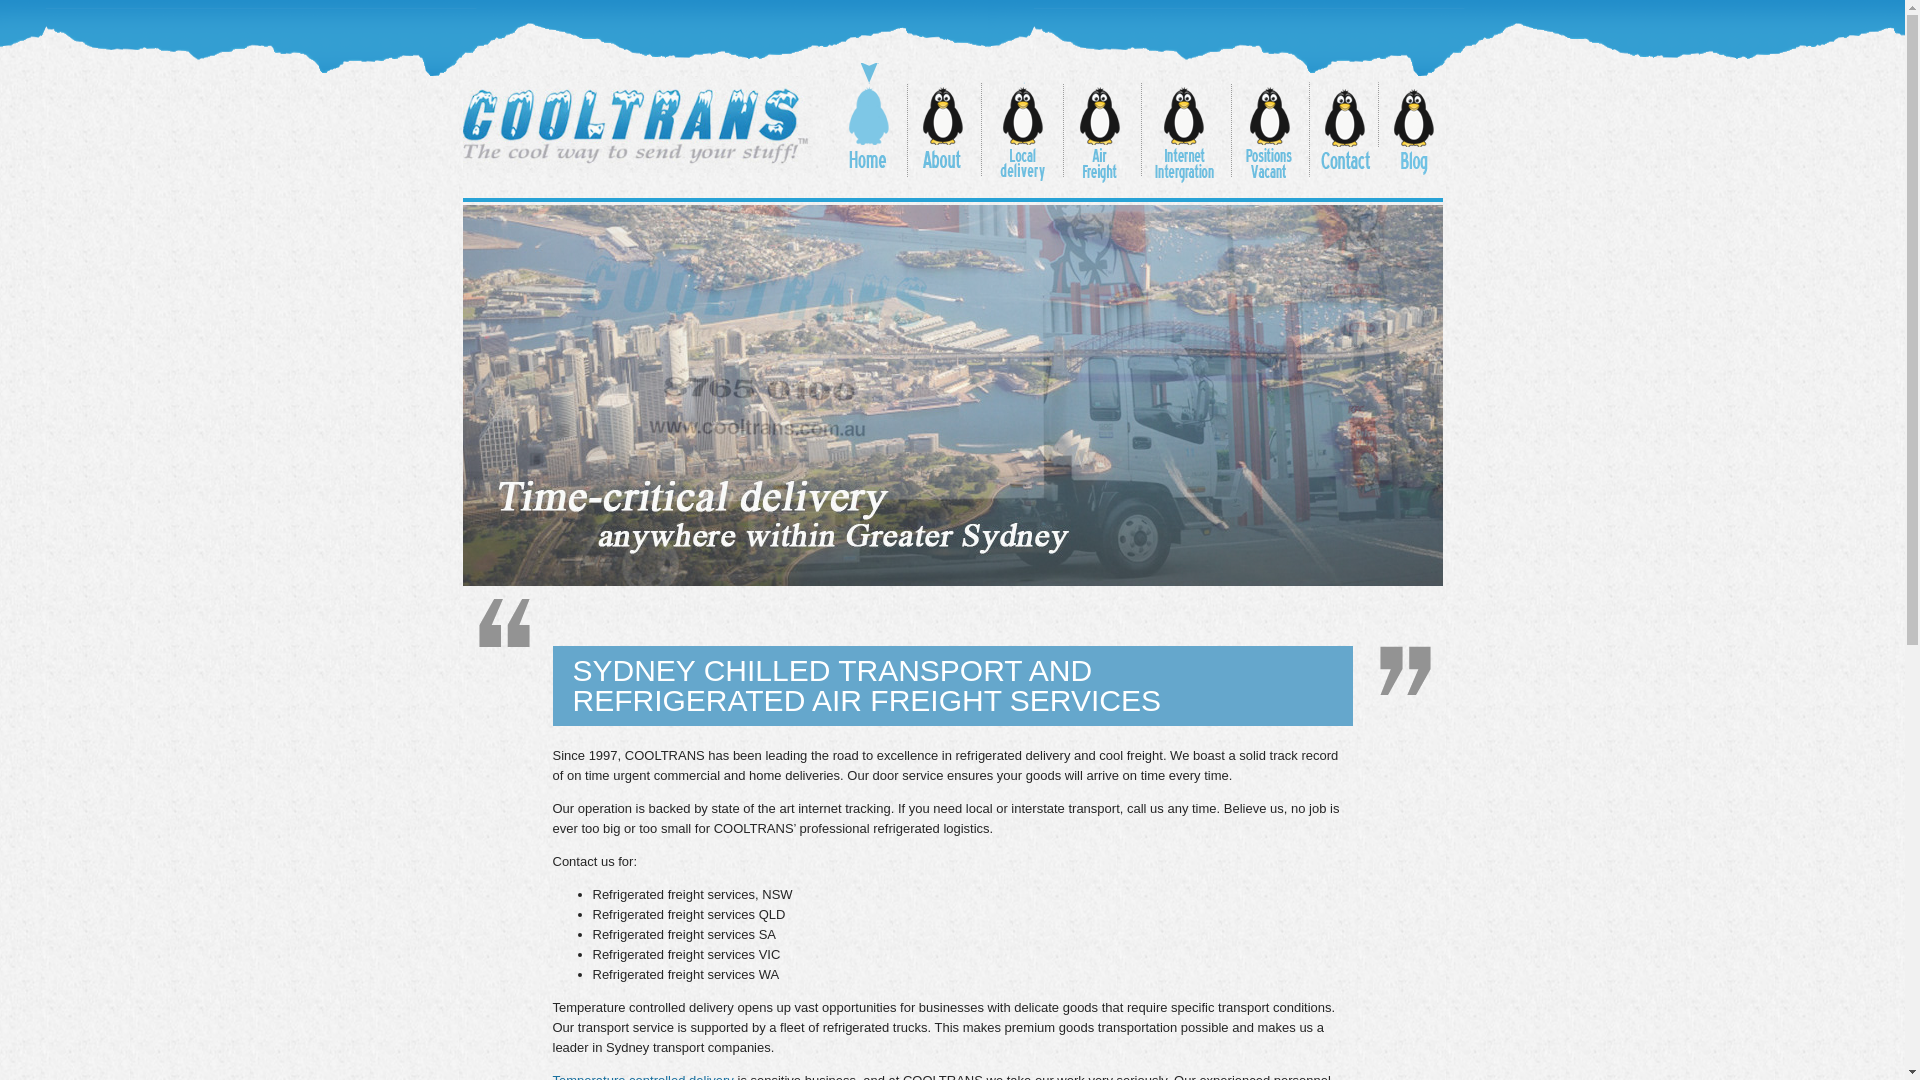  Describe the element at coordinates (1341, 123) in the screenshot. I see `'Contact'` at that location.